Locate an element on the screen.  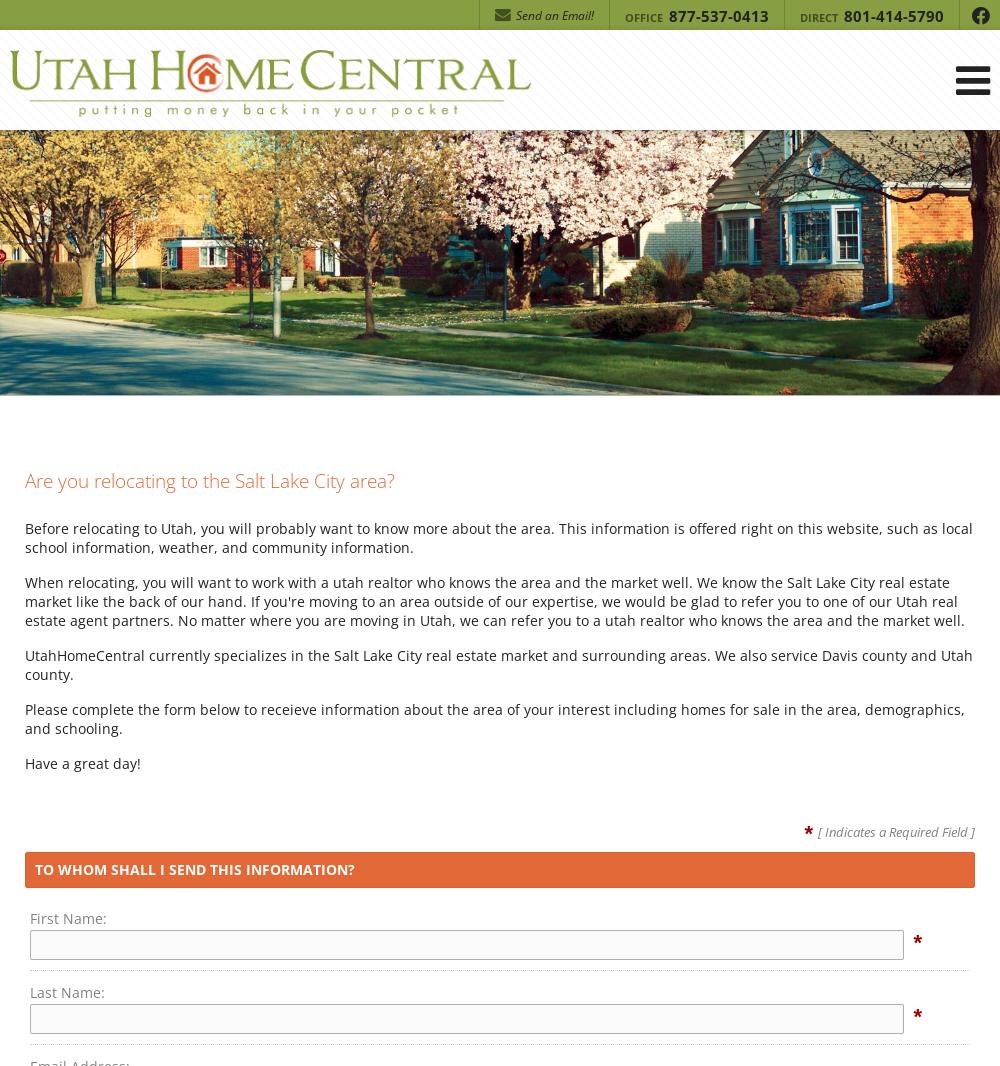
'f' is located at coordinates (979, 14).